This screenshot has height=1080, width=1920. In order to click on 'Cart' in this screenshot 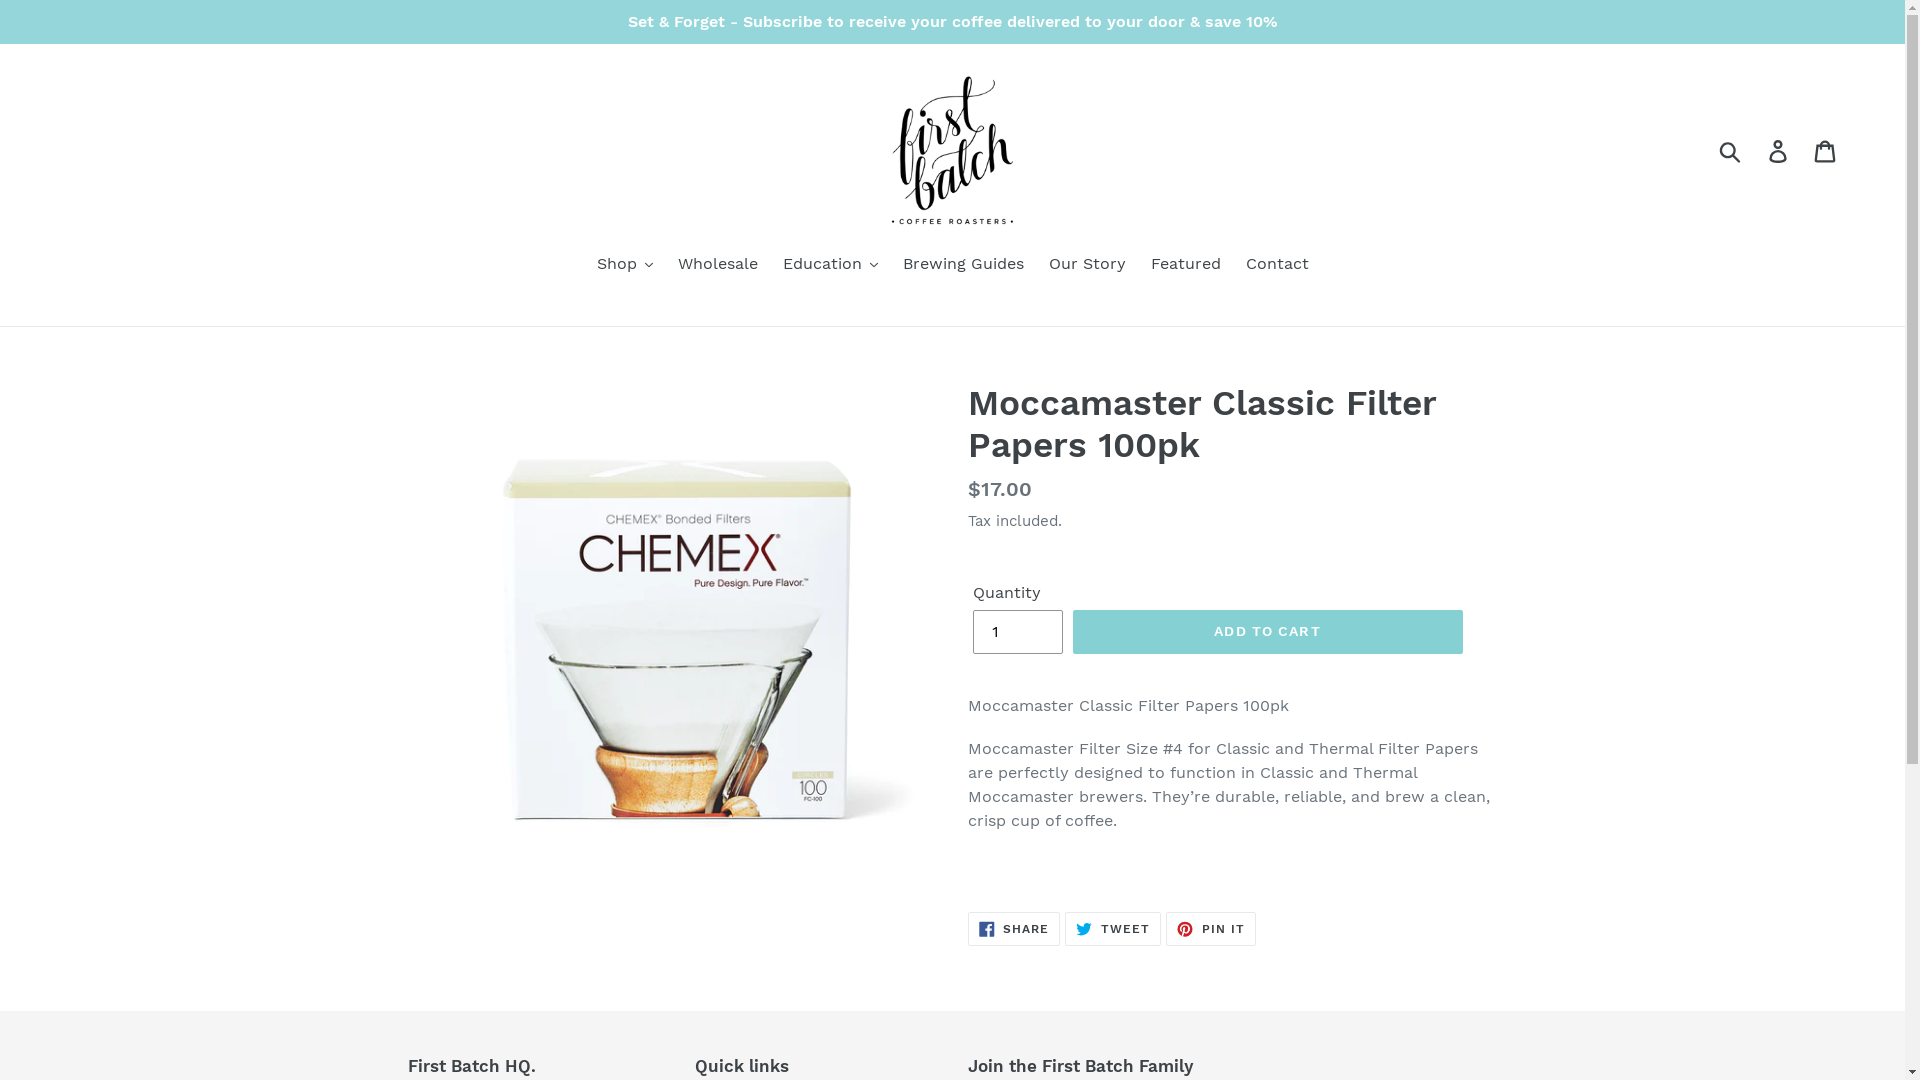, I will do `click(1826, 149)`.